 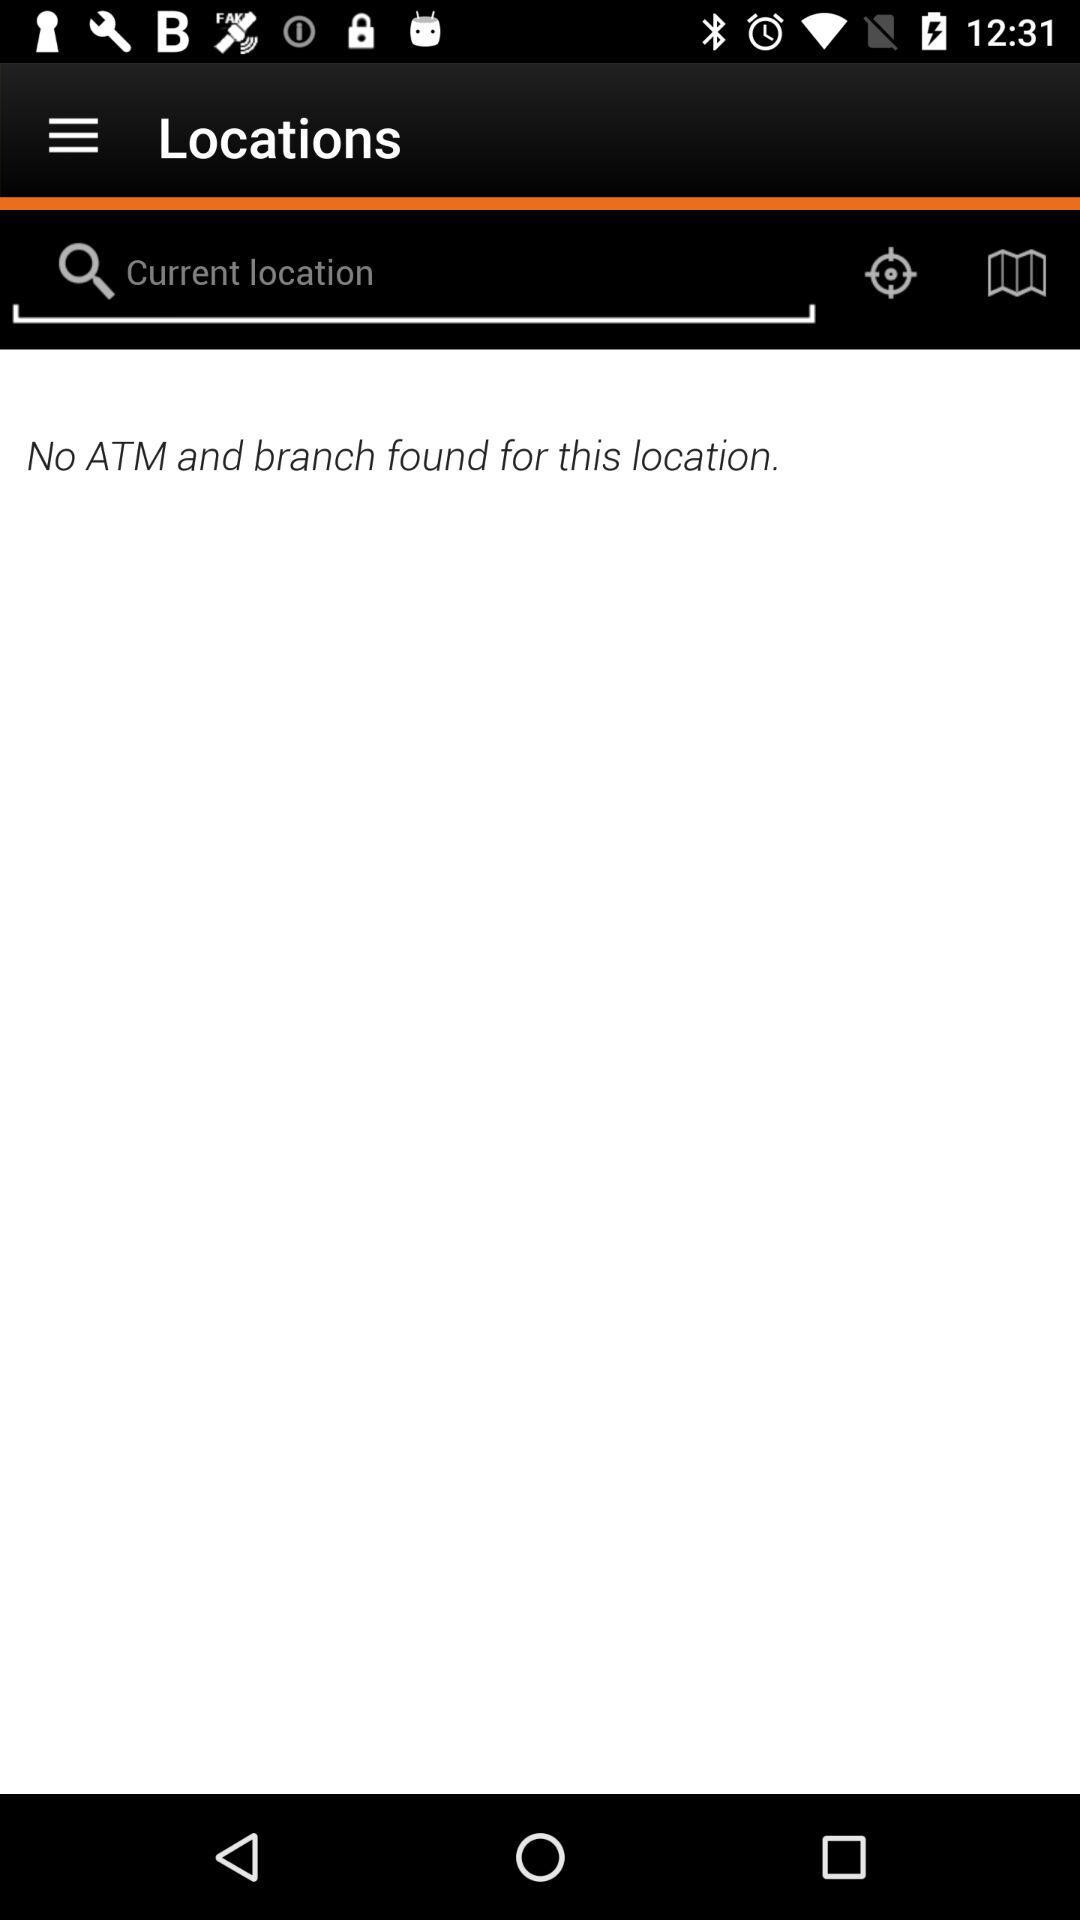 I want to click on the no atm and item, so click(x=540, y=453).